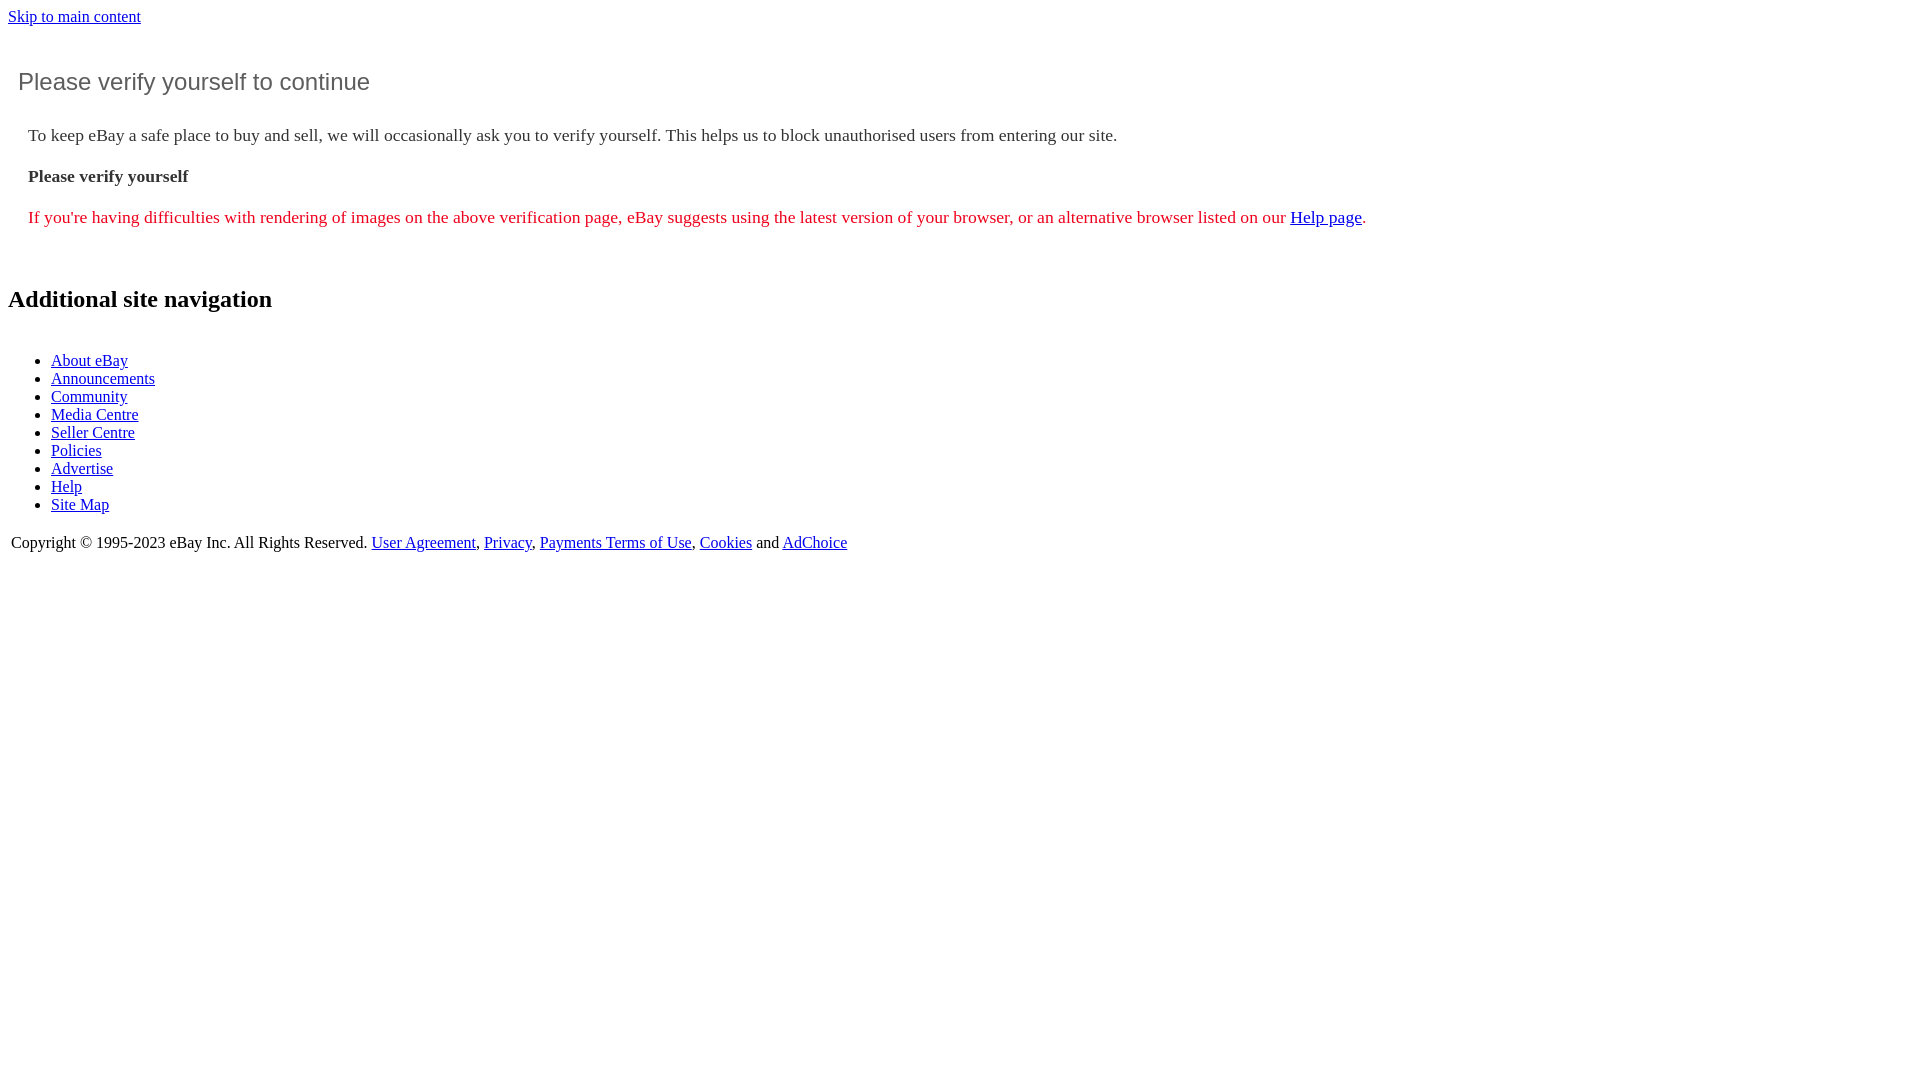 This screenshot has height=1080, width=1920. I want to click on 'AdChoice', so click(781, 542).